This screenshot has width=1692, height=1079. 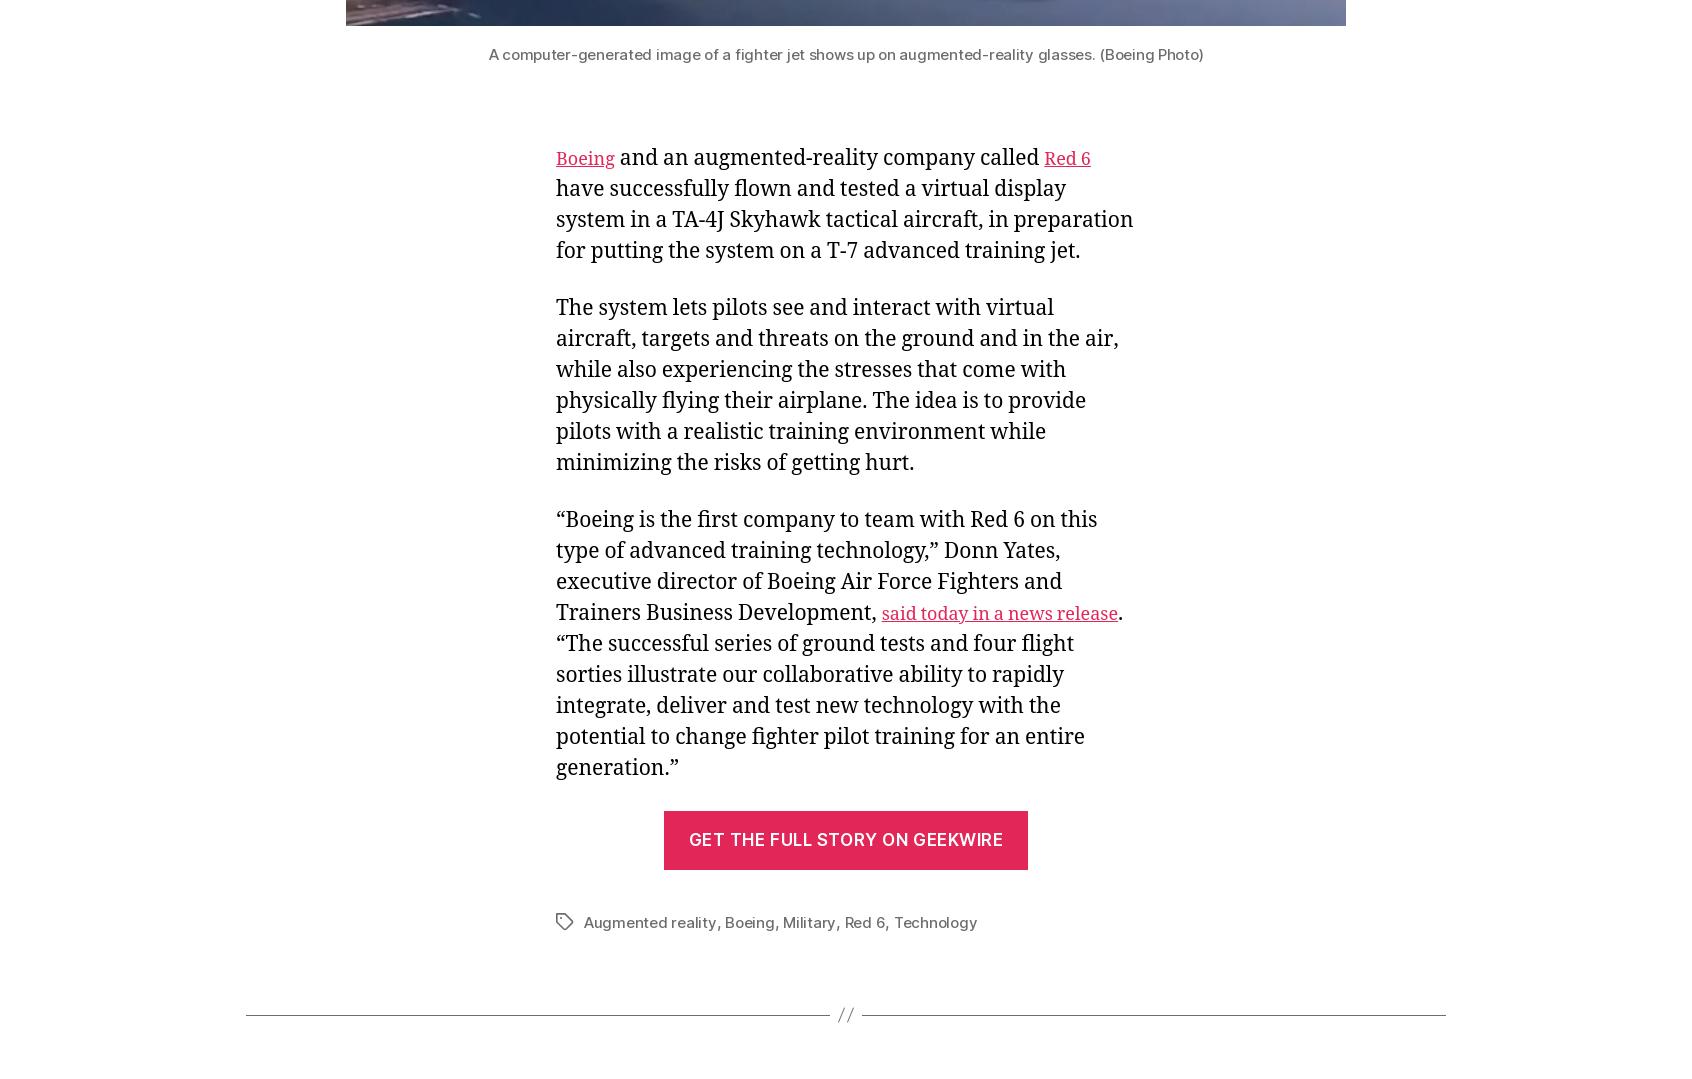 What do you see at coordinates (246, 163) in the screenshot?
I see `'Personal Links'` at bounding box center [246, 163].